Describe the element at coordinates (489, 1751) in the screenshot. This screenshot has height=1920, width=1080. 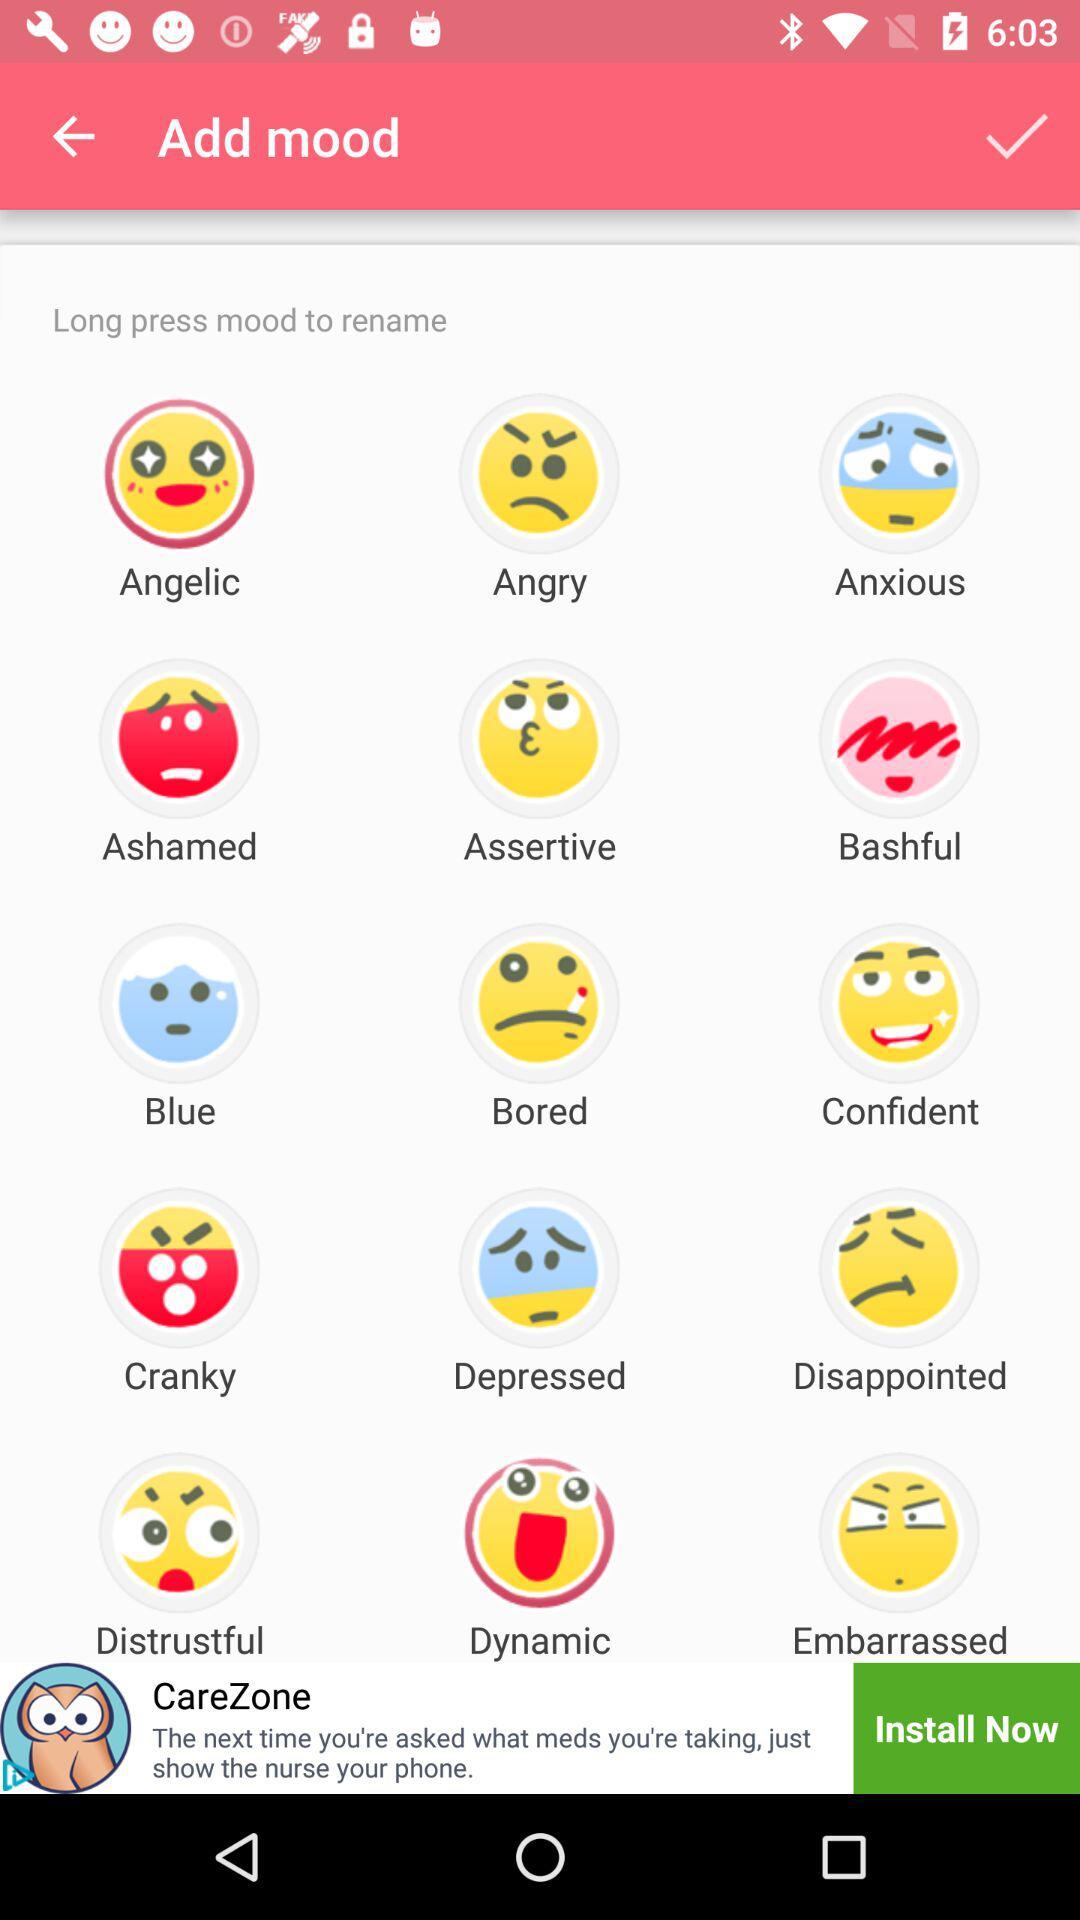
I see `the item next to install now icon` at that location.